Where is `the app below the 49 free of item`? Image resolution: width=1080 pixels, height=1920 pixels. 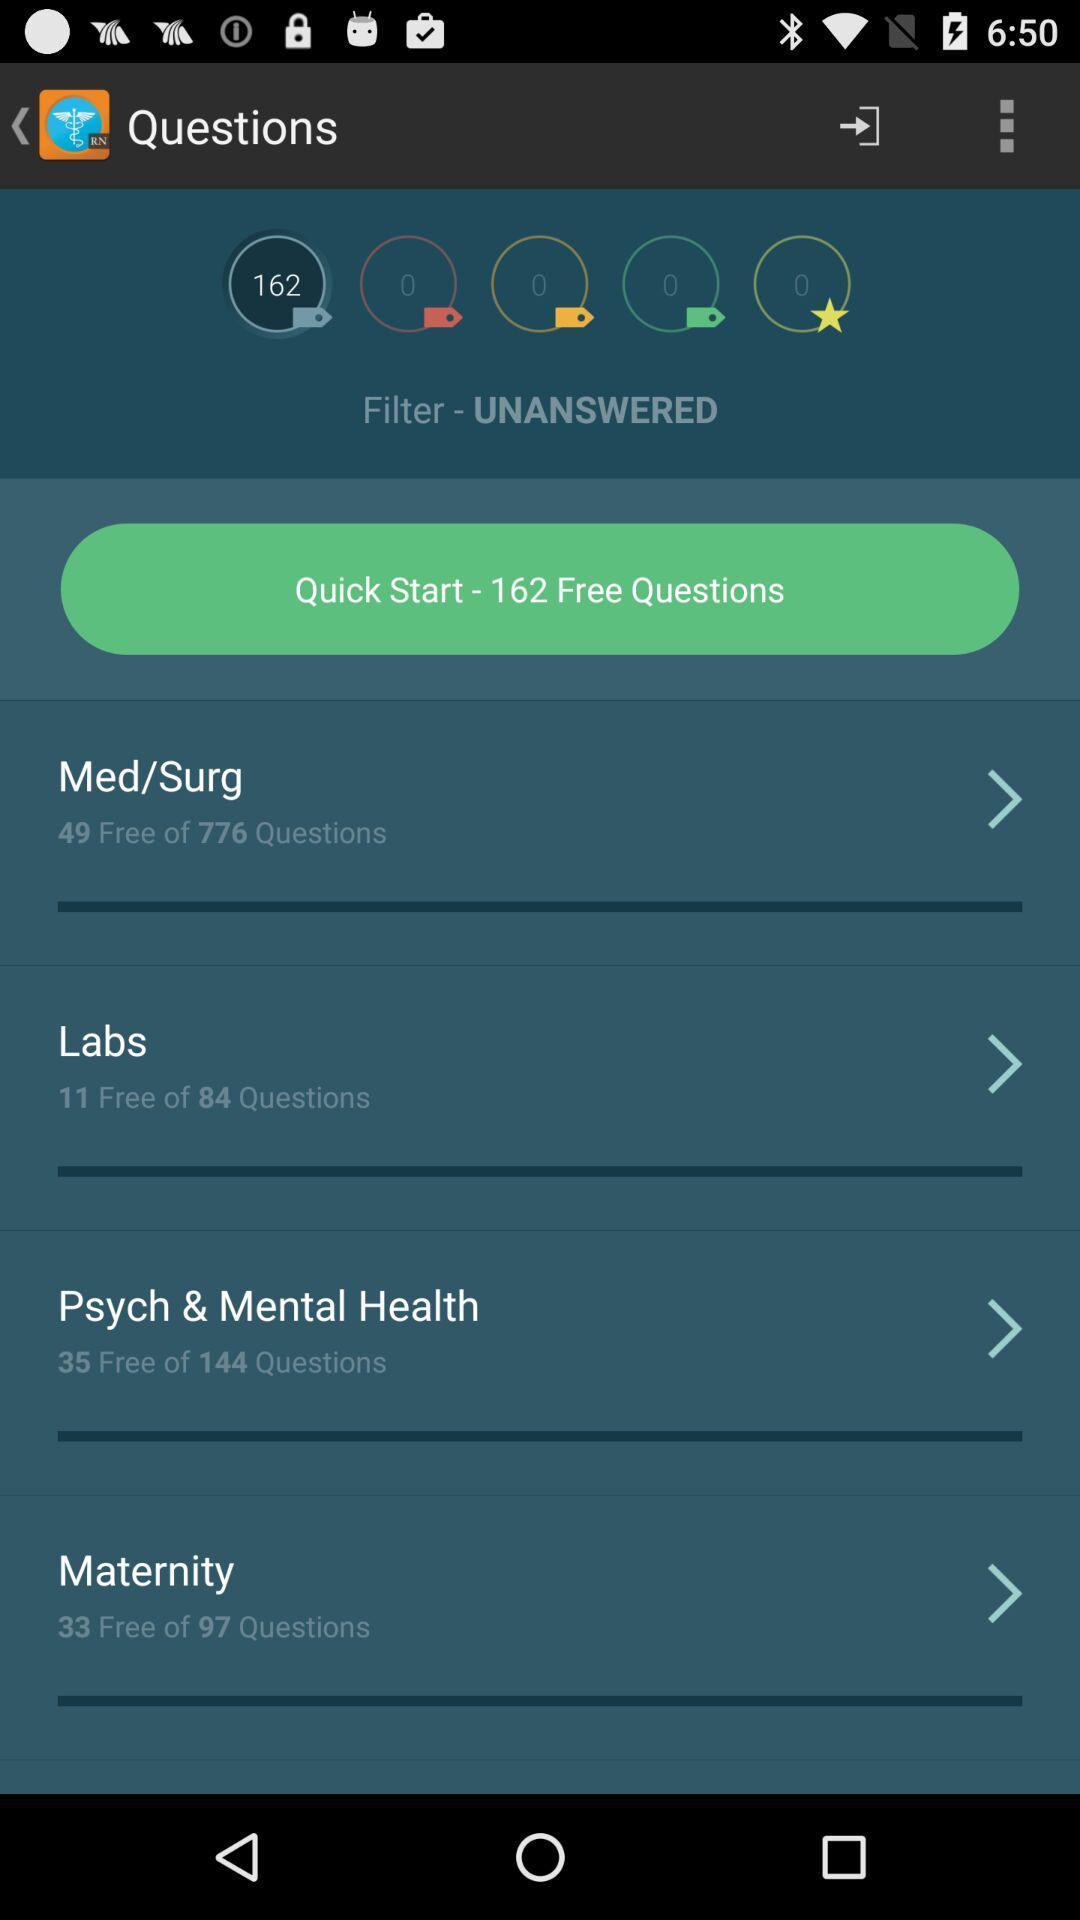 the app below the 49 free of item is located at coordinates (102, 1039).